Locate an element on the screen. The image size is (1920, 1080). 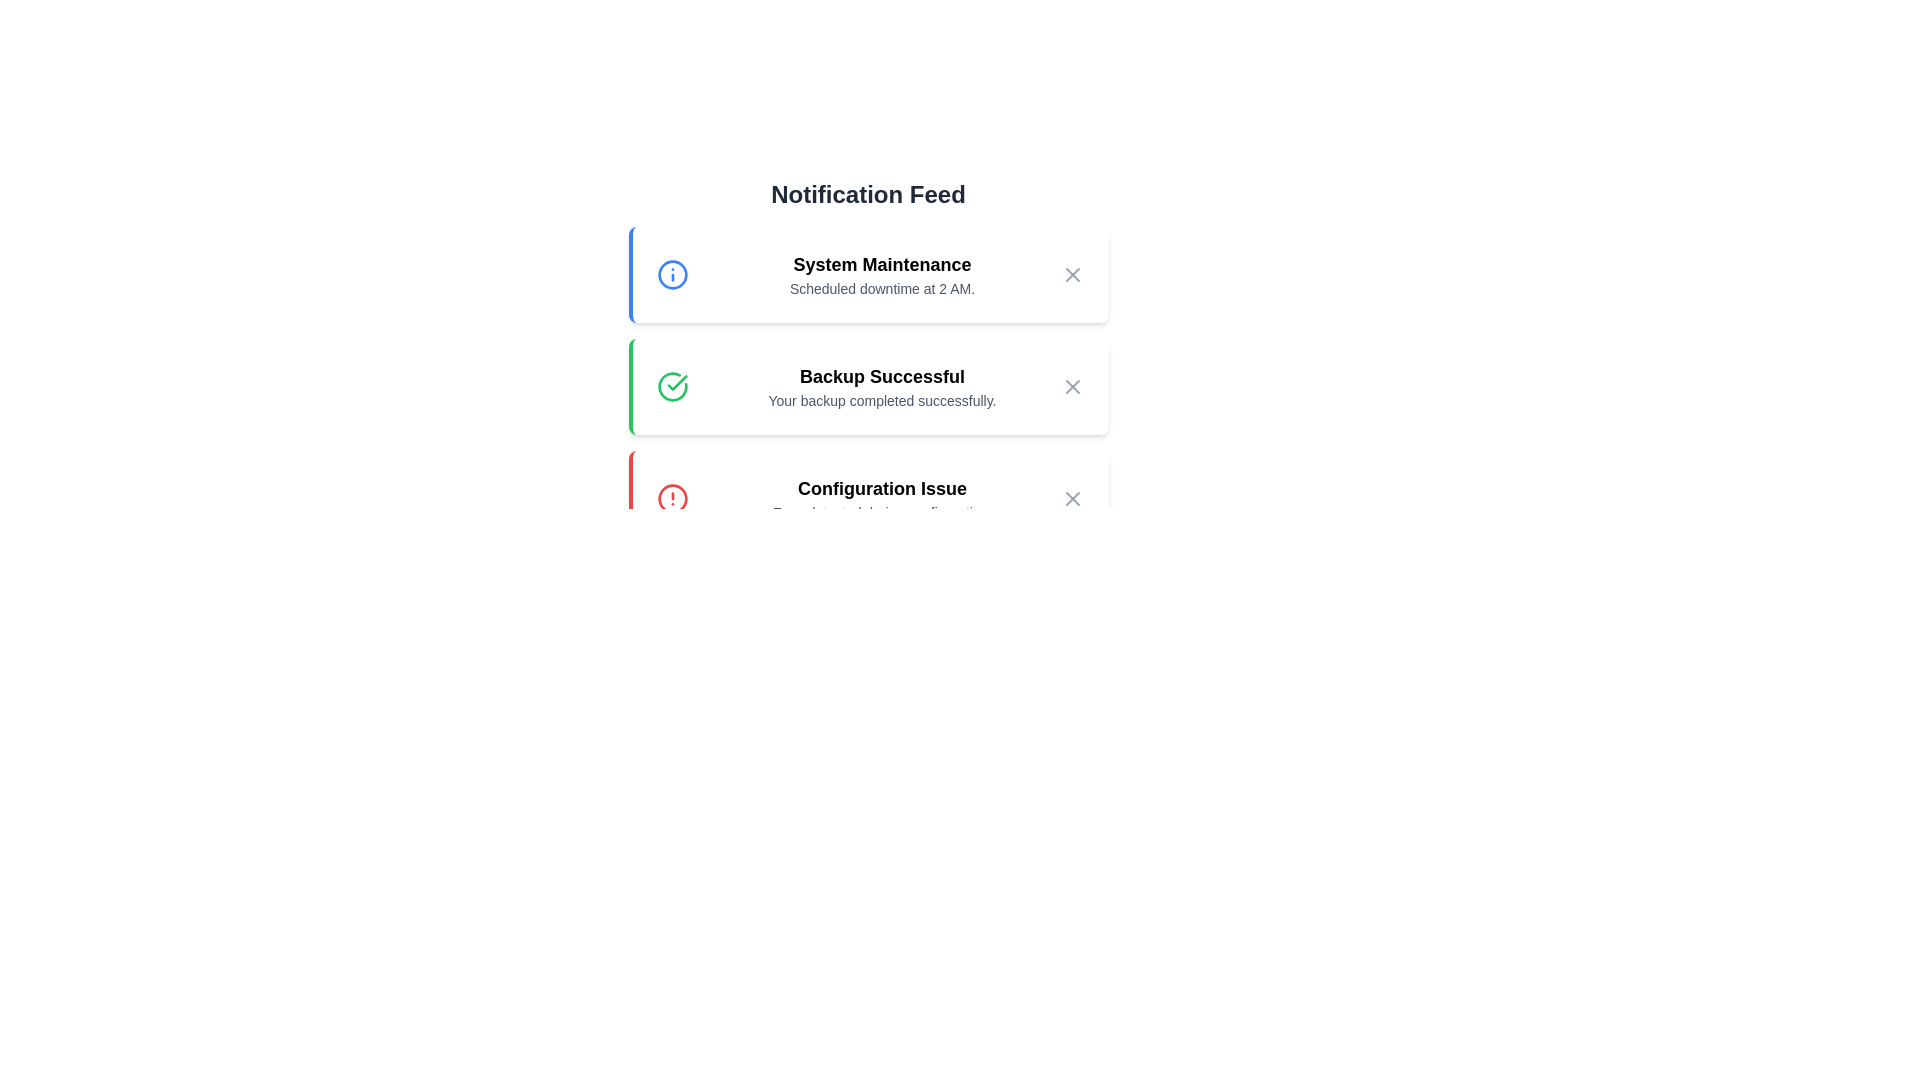
the icon associated with the notification type is located at coordinates (672, 274).